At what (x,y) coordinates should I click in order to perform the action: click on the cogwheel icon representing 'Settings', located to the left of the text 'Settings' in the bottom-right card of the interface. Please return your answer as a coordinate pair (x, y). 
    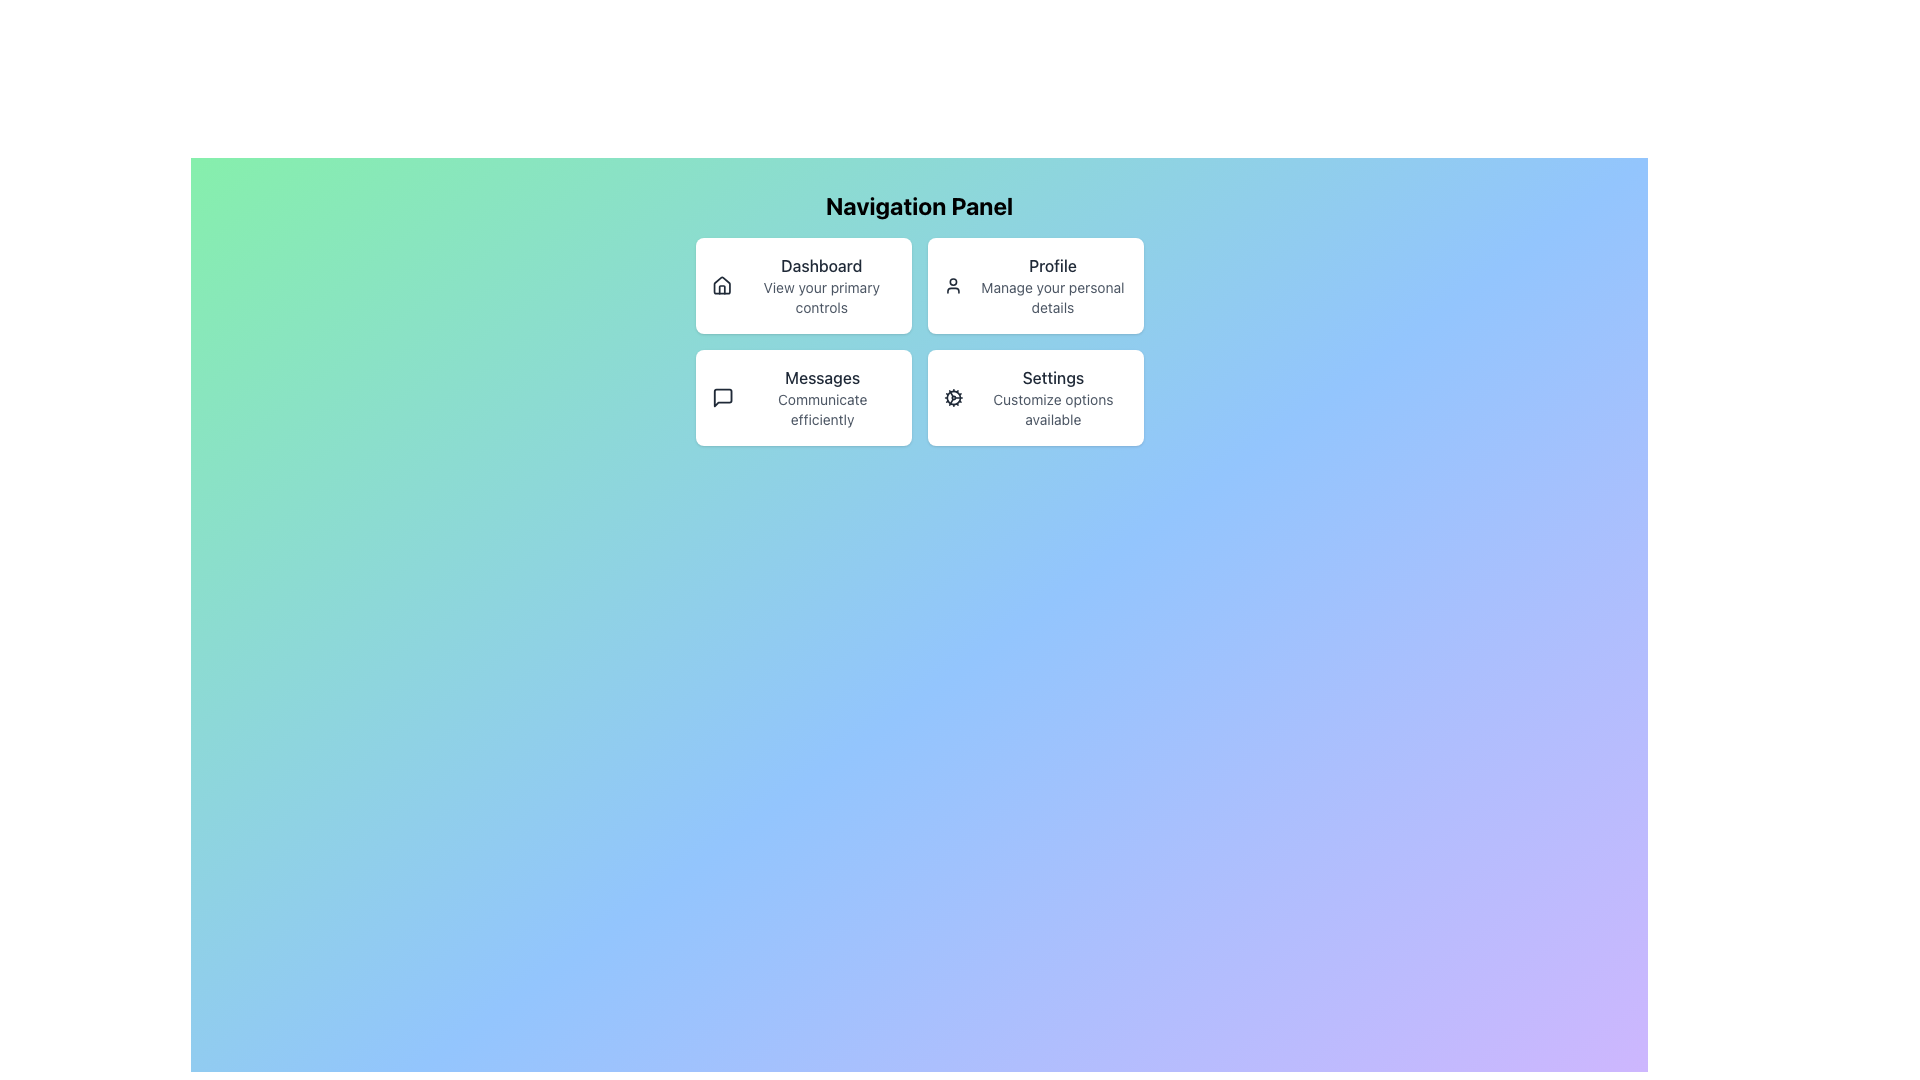
    Looking at the image, I should click on (952, 397).